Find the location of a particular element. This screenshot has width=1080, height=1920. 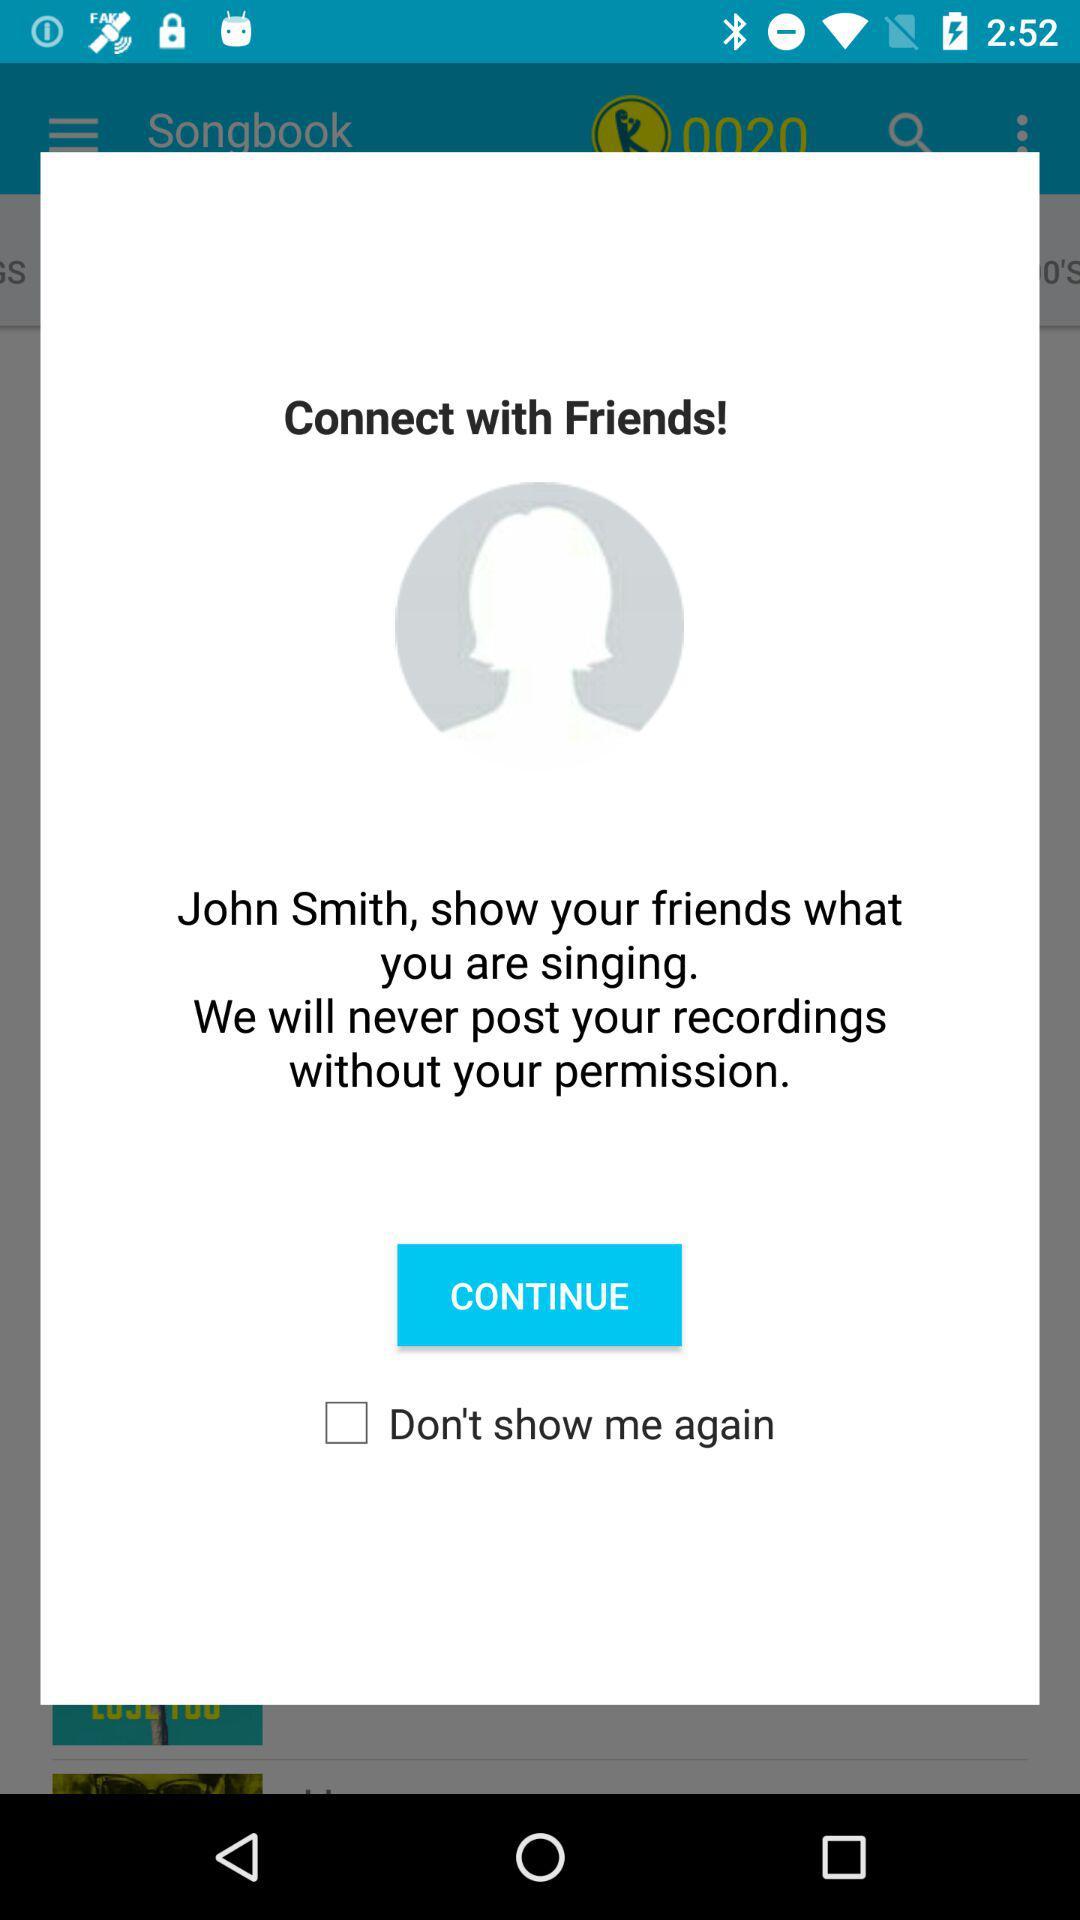

icon below the continue icon is located at coordinates (540, 1421).